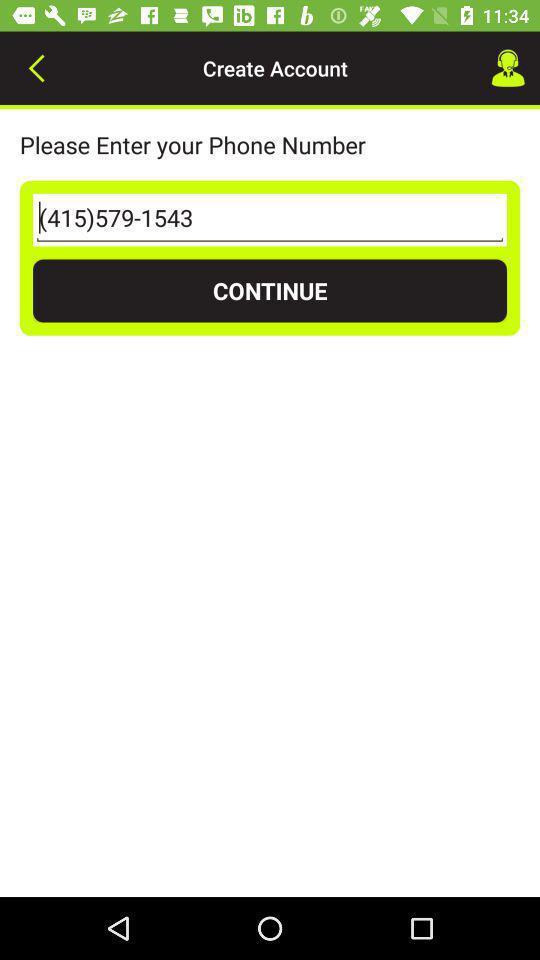 This screenshot has height=960, width=540. What do you see at coordinates (270, 220) in the screenshot?
I see `the icon above the continue item` at bounding box center [270, 220].